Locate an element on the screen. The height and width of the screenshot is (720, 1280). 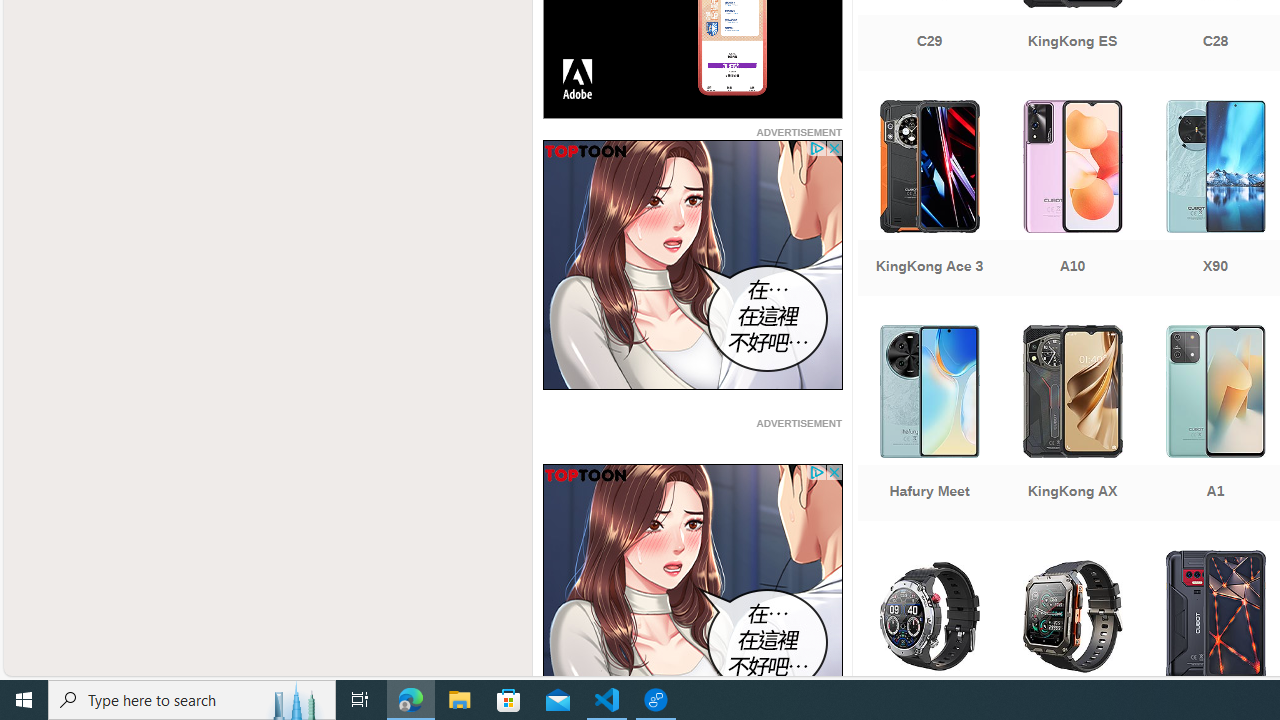
'KingKong AX' is located at coordinates (1071, 424).